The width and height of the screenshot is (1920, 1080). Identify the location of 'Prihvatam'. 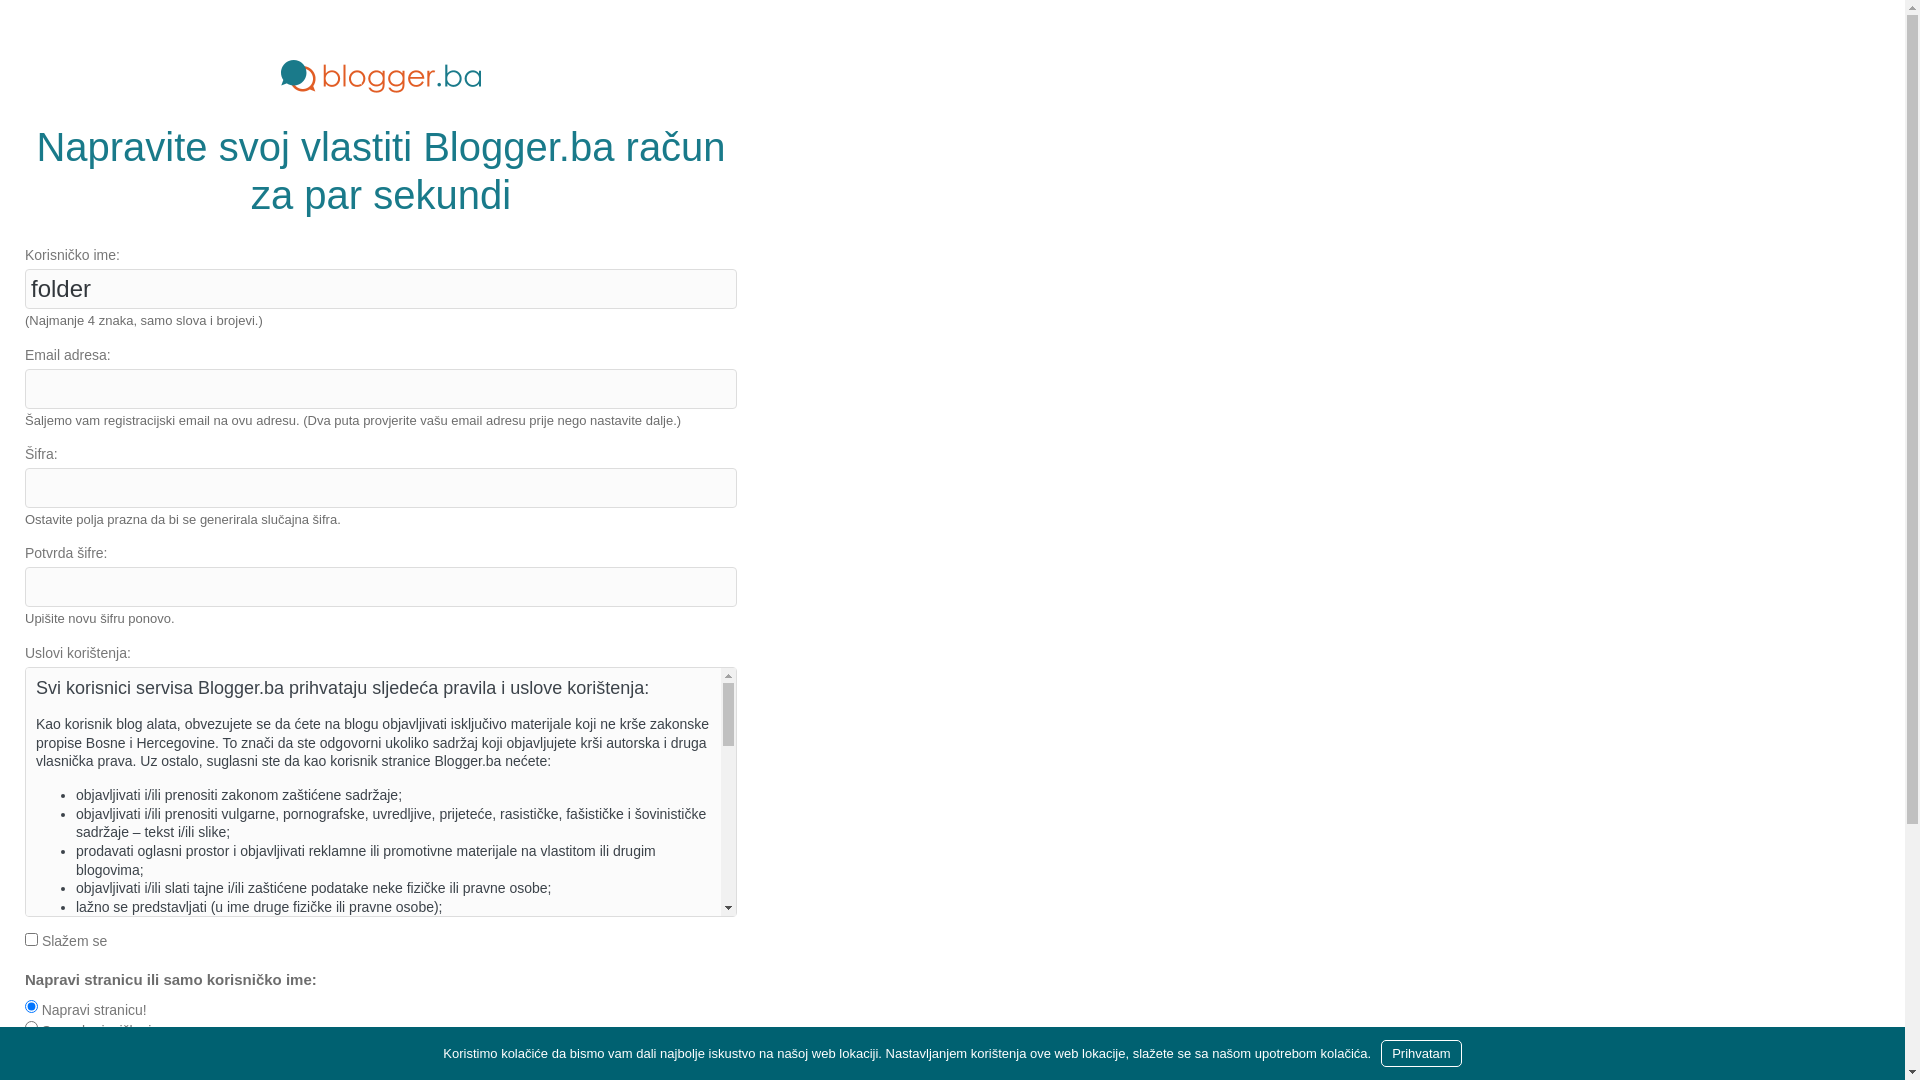
(1420, 1052).